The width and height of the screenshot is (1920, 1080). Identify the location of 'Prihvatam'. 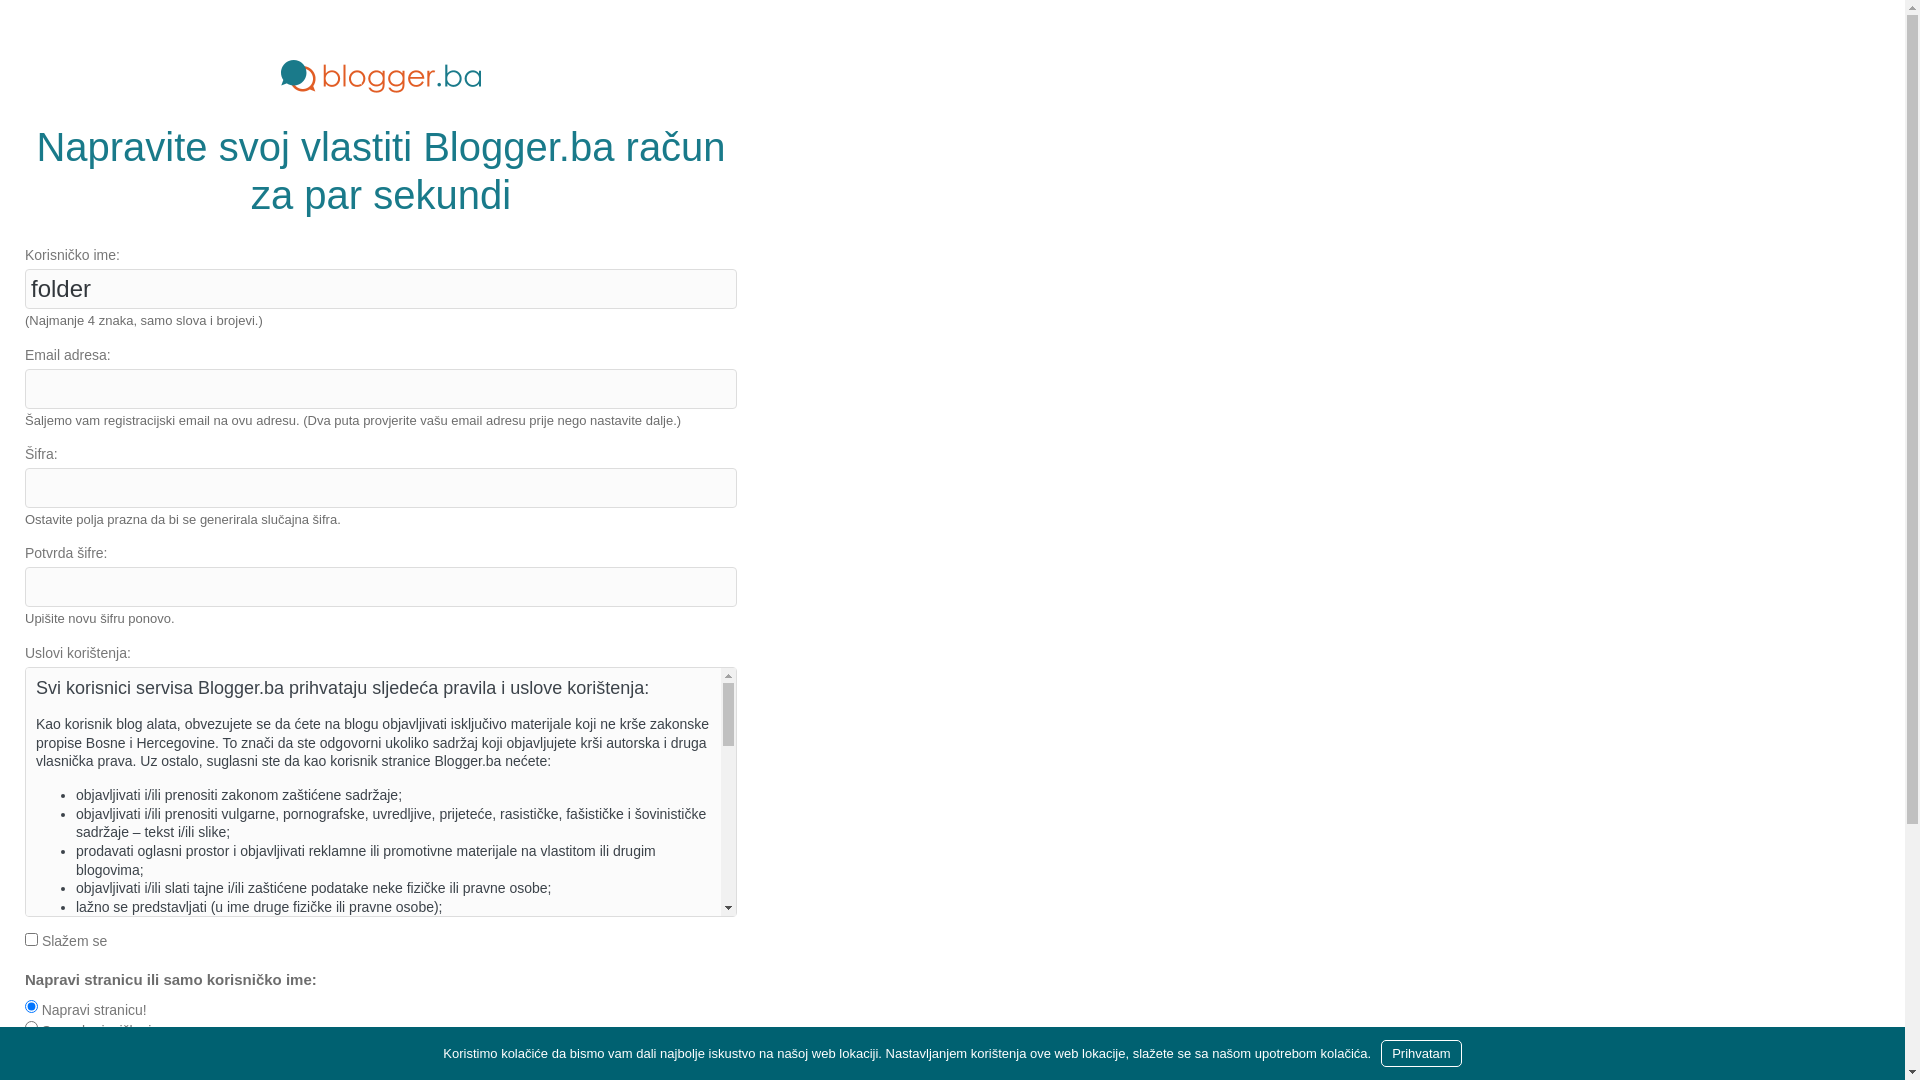
(1420, 1052).